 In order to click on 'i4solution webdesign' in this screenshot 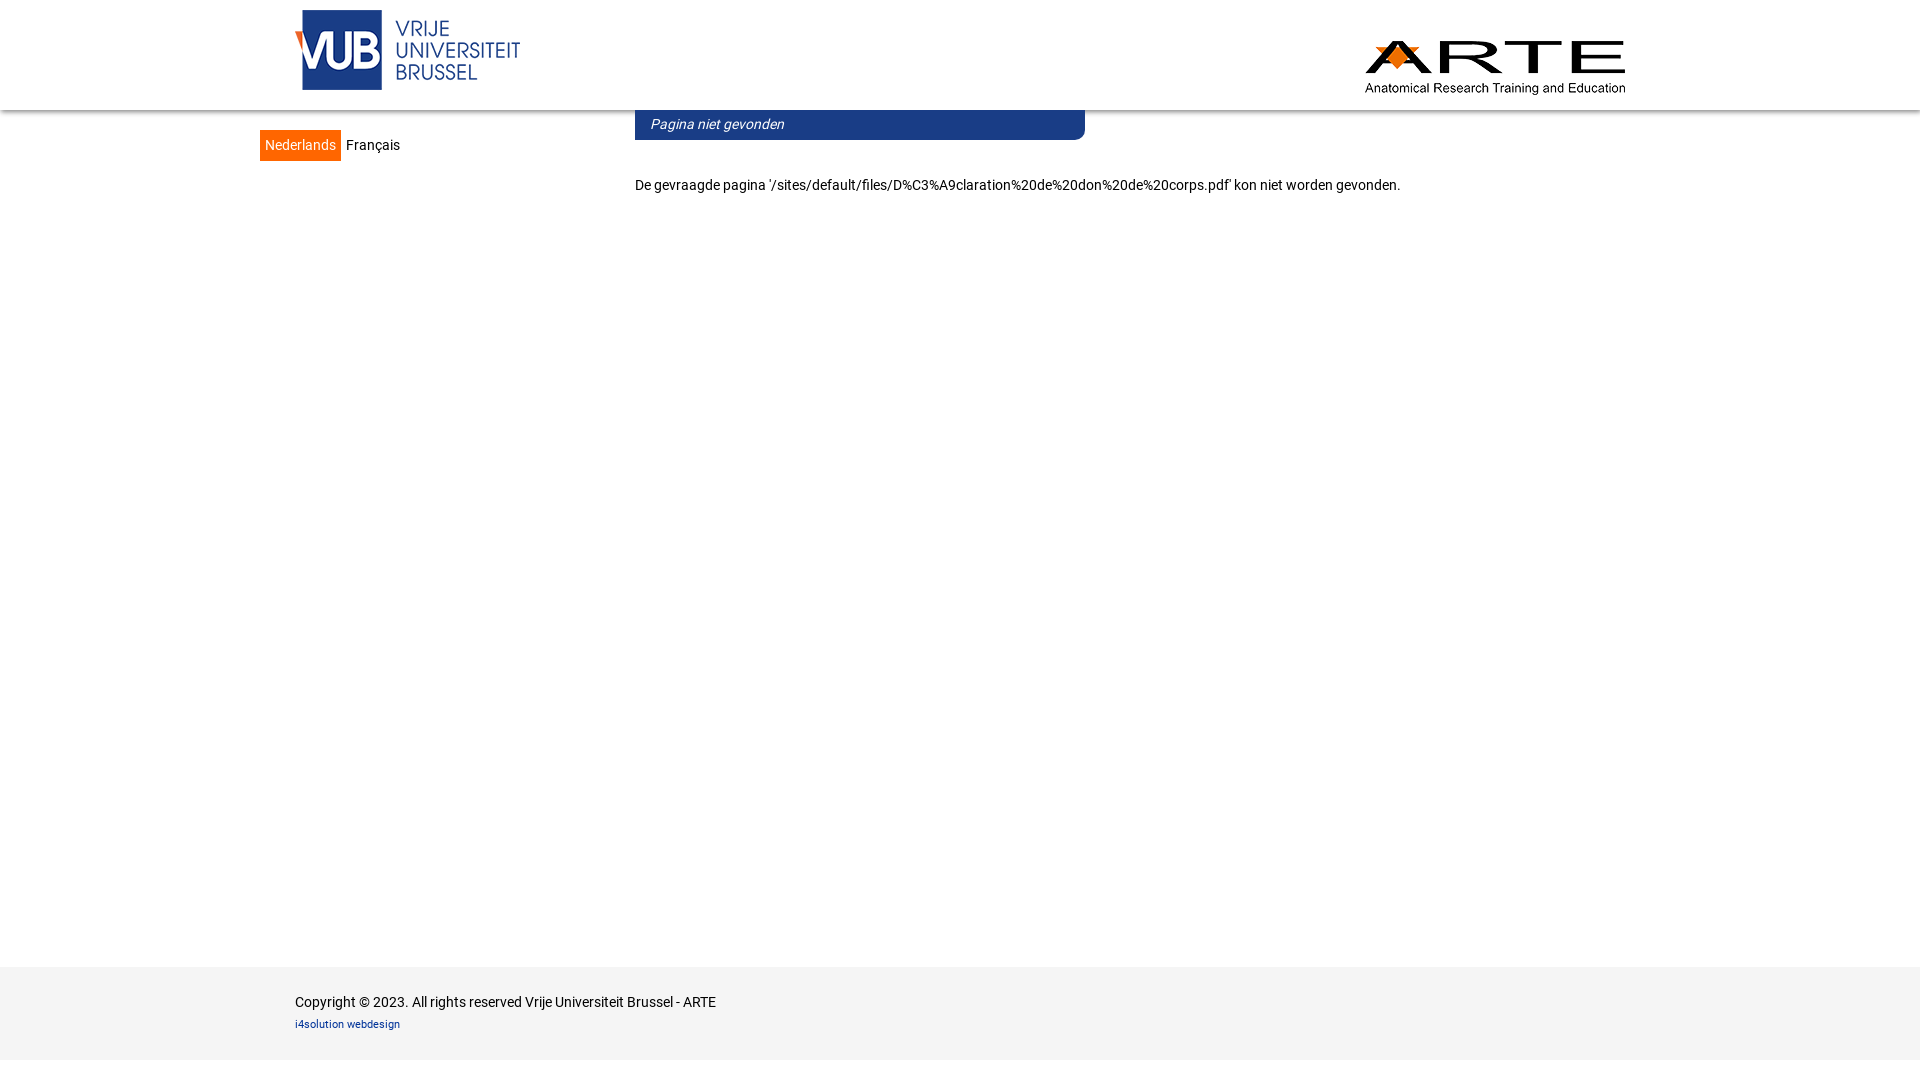, I will do `click(347, 1024)`.